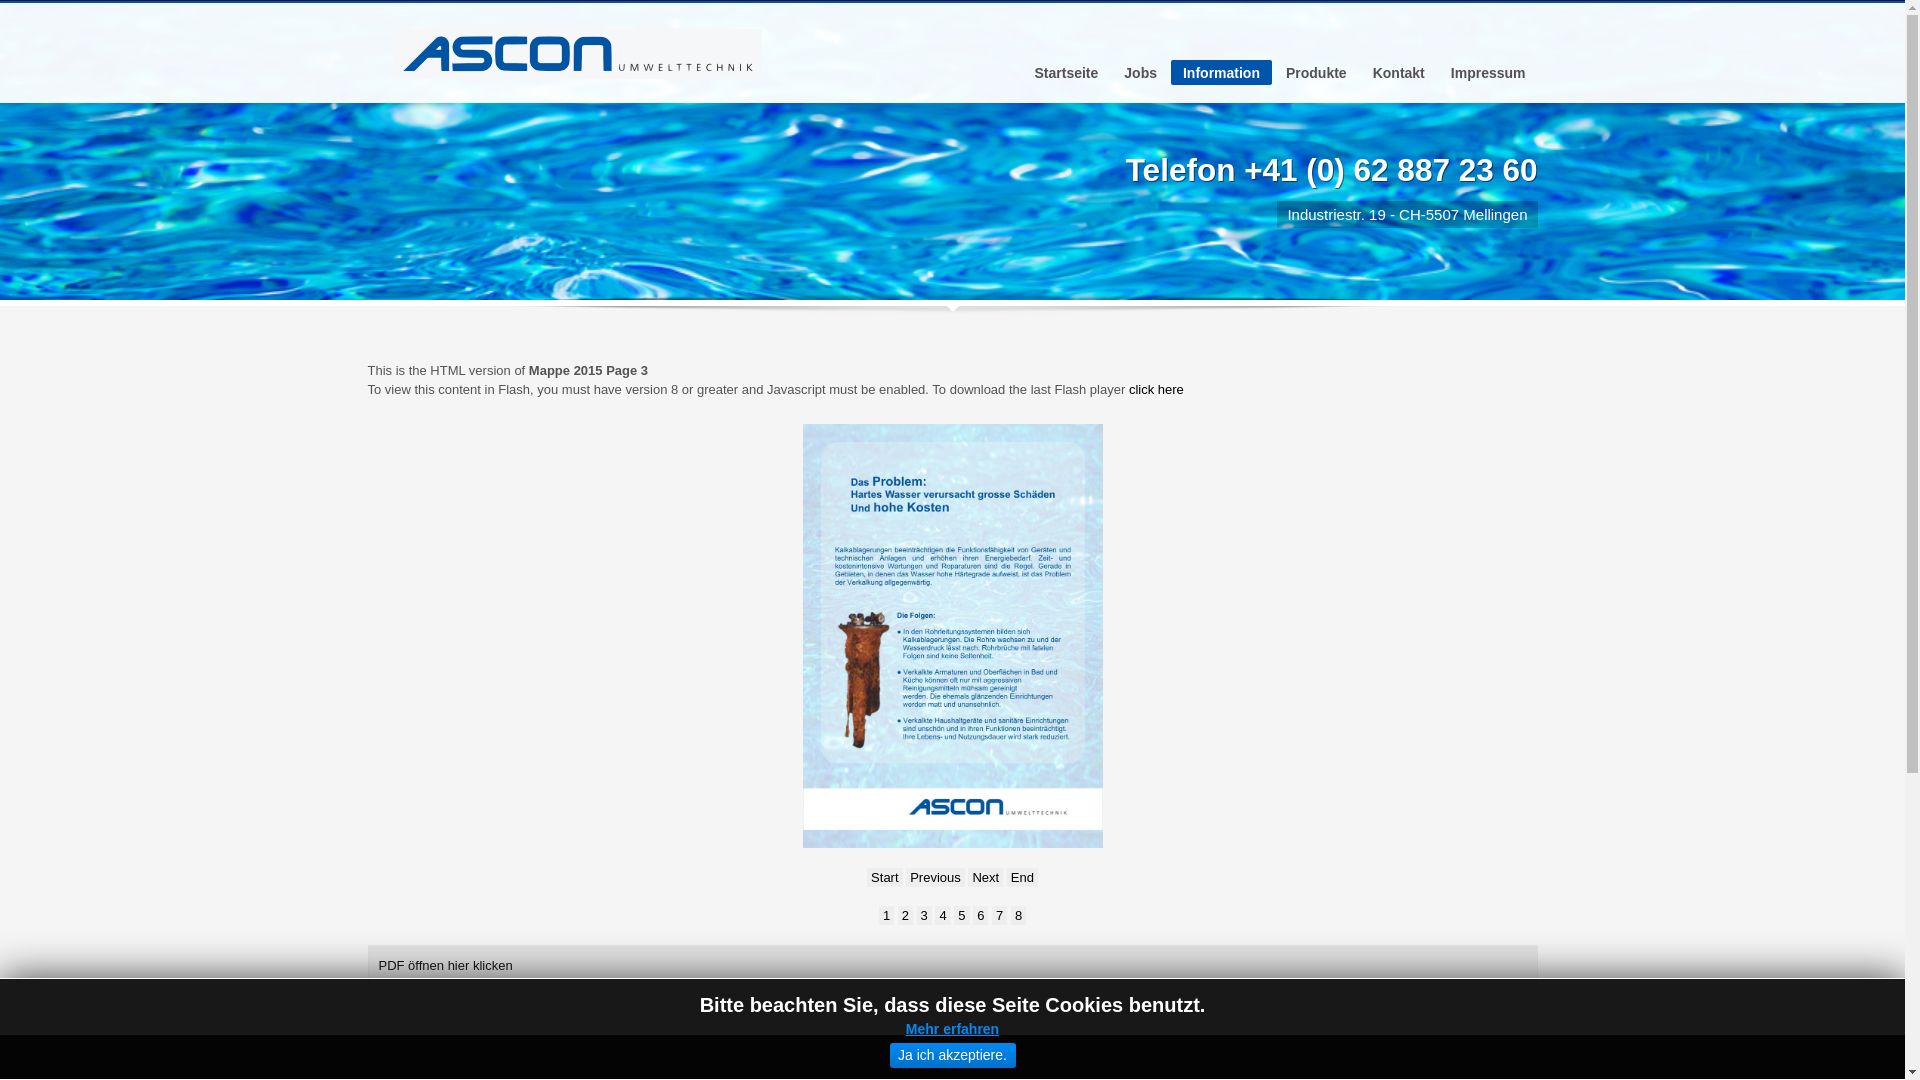 This screenshot has width=1920, height=1080. Describe the element at coordinates (941, 915) in the screenshot. I see `'4'` at that location.